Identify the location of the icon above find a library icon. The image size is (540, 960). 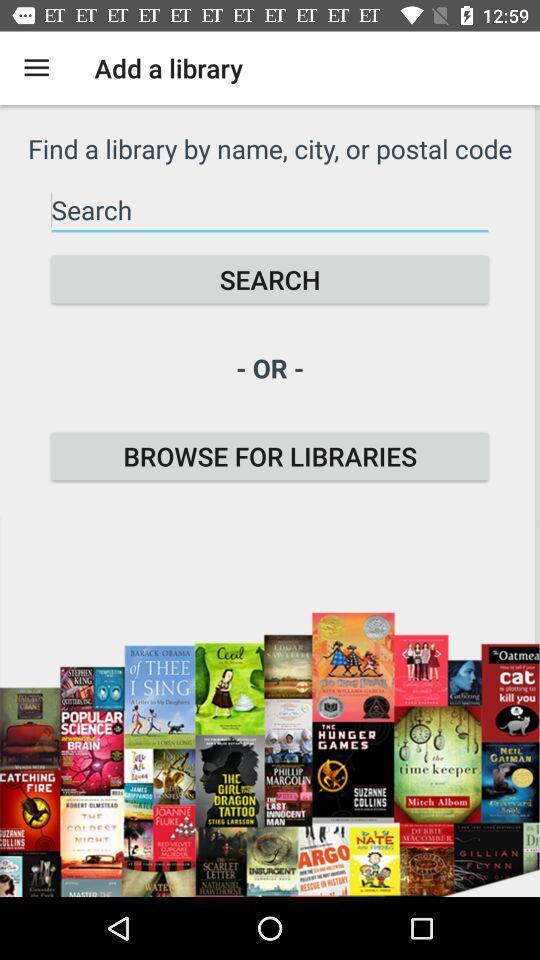
(36, 68).